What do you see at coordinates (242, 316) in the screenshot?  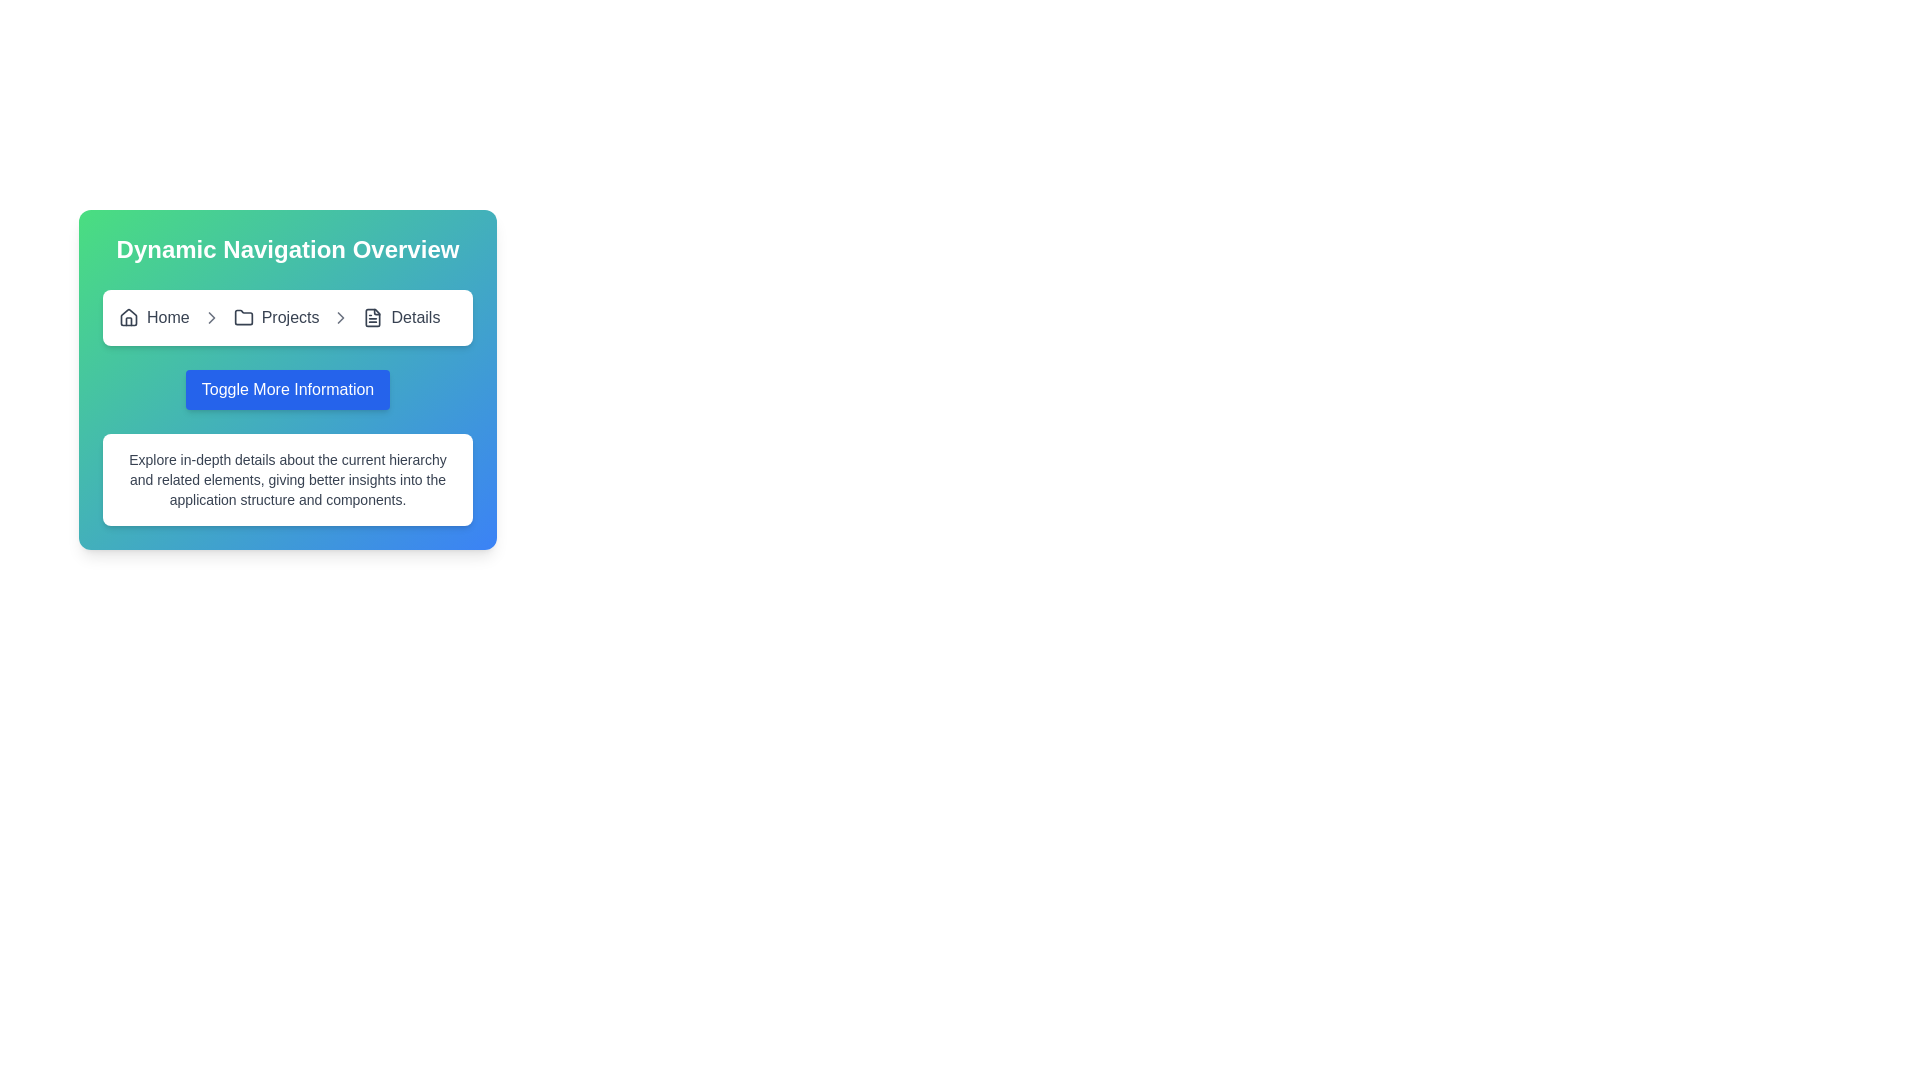 I see `the 'Projects' breadcrumb icon, which is located between the 'Home' icon and the label 'Projects' in the breadcrumb navigation at the top of the interface` at bounding box center [242, 316].